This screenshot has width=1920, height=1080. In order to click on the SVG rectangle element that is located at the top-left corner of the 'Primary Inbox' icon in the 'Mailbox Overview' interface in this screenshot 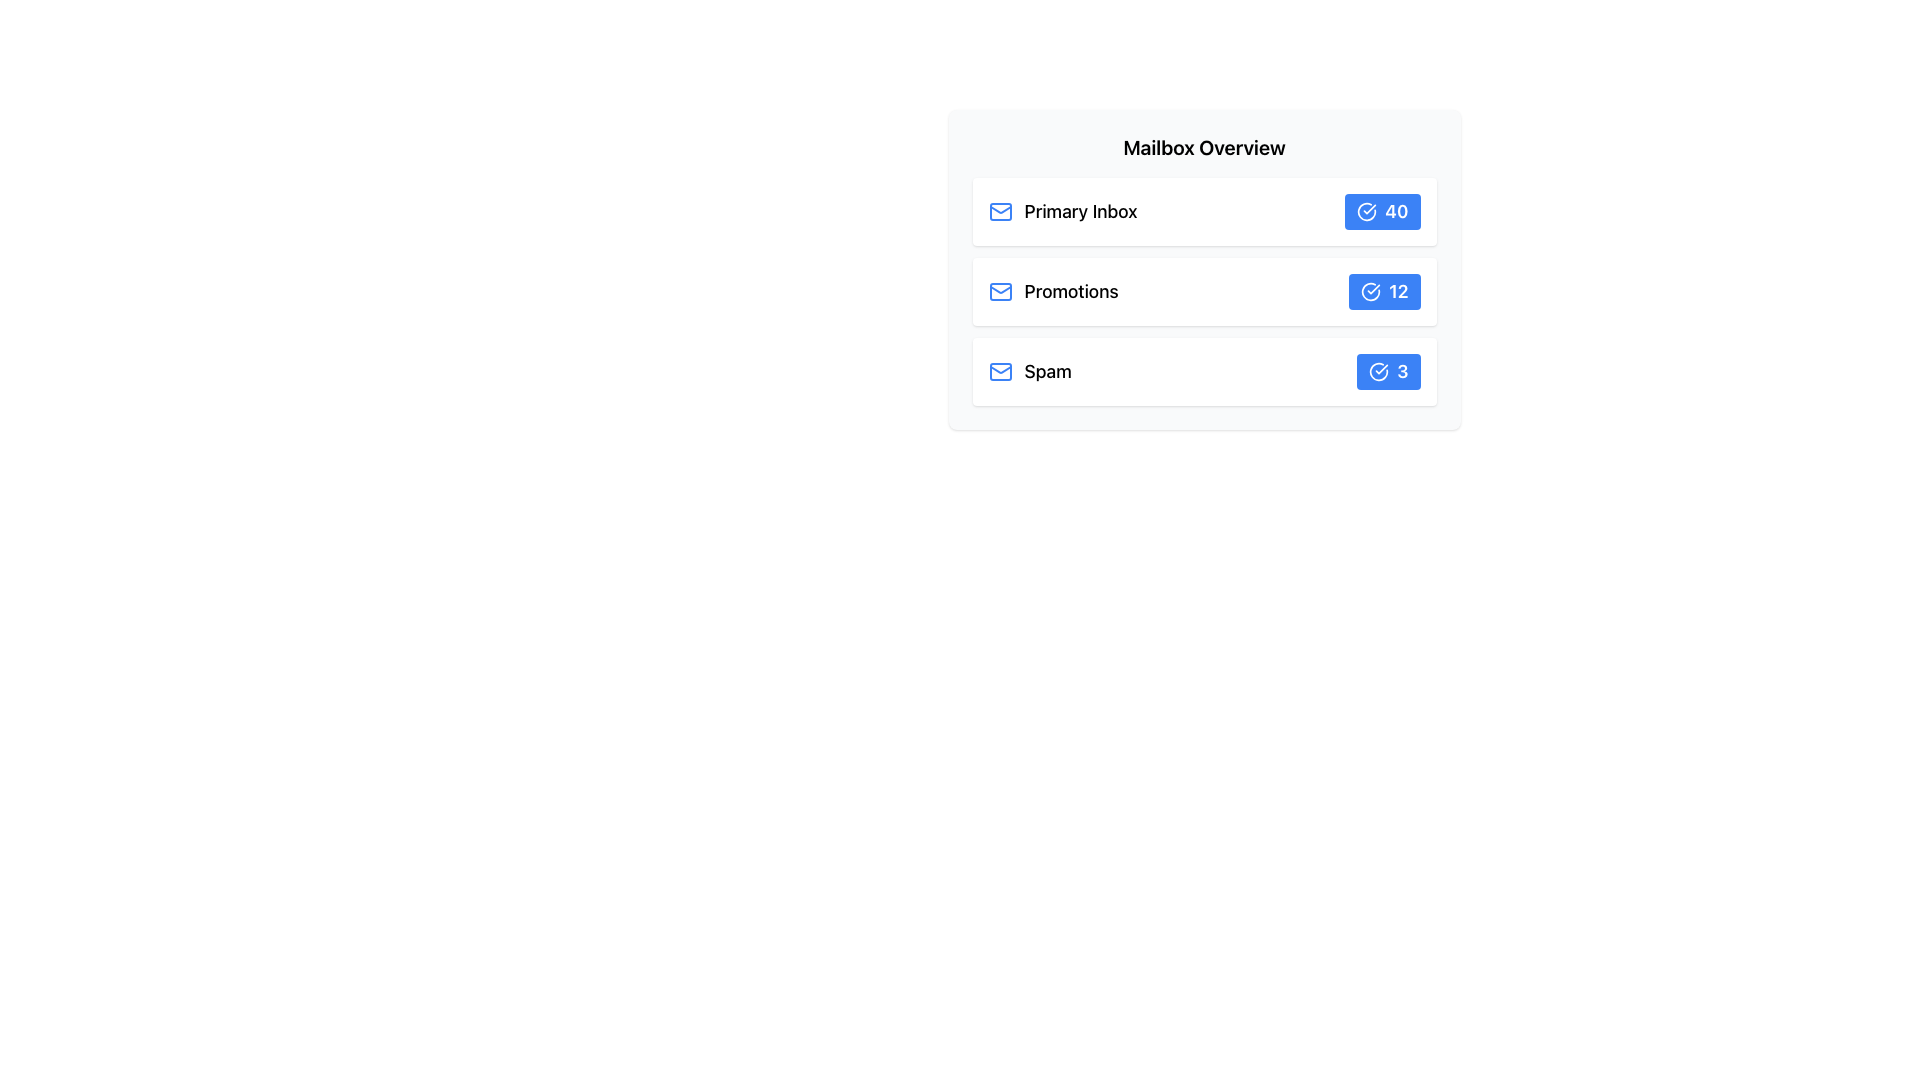, I will do `click(1000, 212)`.